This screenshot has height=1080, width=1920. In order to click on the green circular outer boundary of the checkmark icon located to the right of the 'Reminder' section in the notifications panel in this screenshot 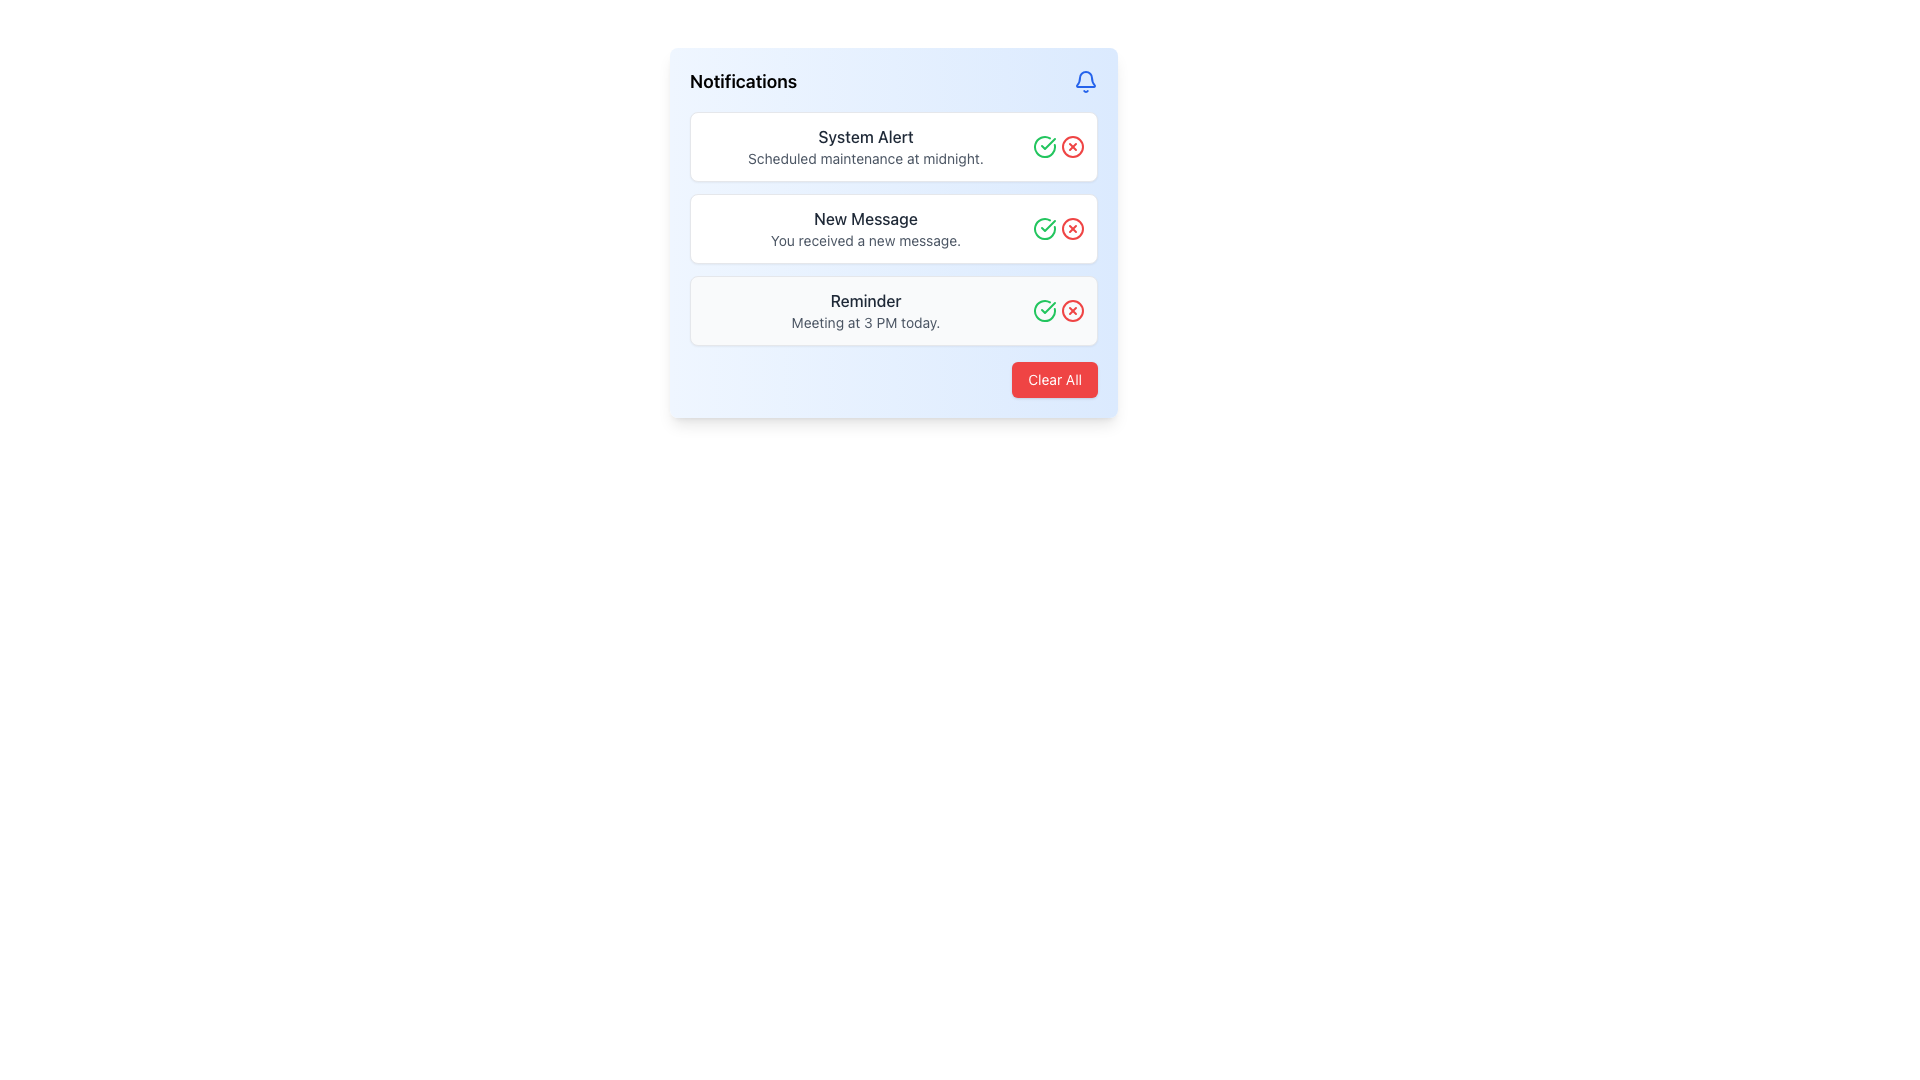, I will do `click(1044, 311)`.